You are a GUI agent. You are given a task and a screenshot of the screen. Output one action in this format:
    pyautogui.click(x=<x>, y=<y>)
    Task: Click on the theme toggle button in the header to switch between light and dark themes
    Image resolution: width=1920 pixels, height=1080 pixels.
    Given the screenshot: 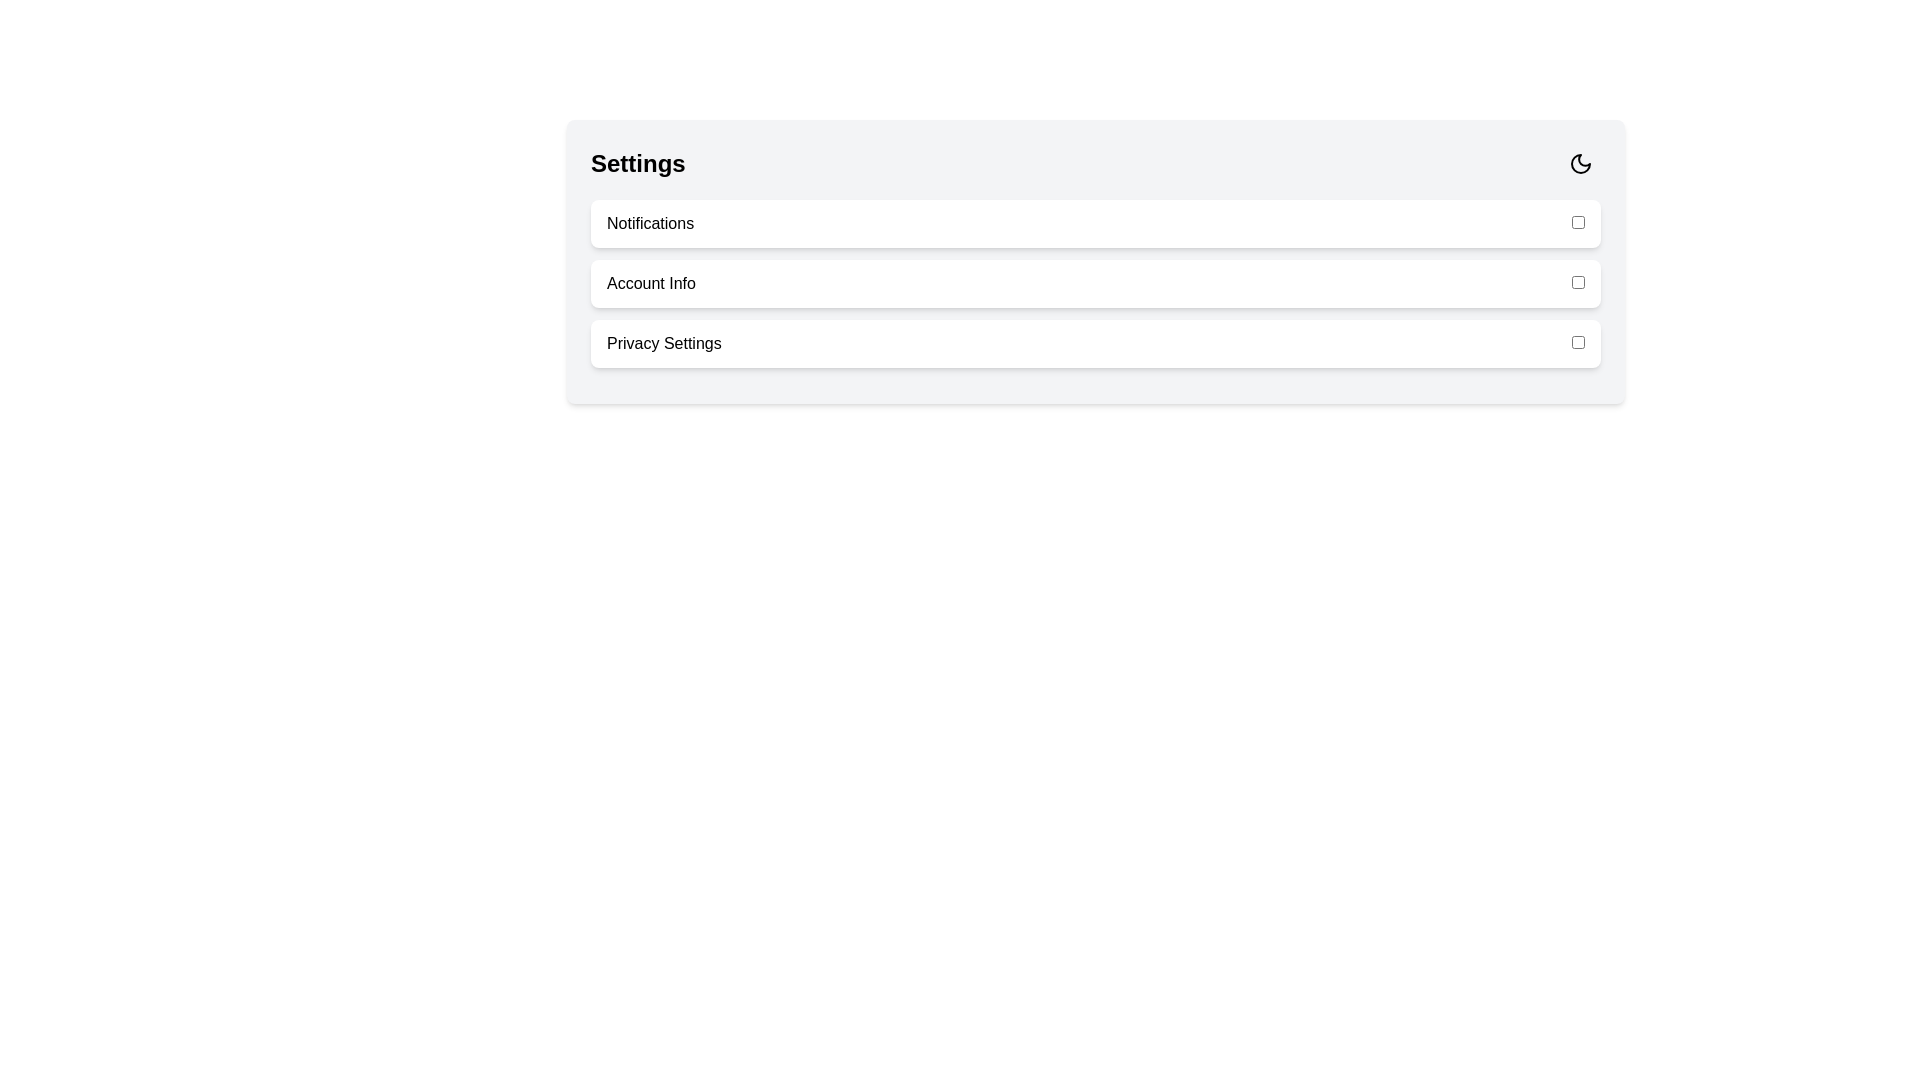 What is the action you would take?
    pyautogui.click(x=1579, y=163)
    